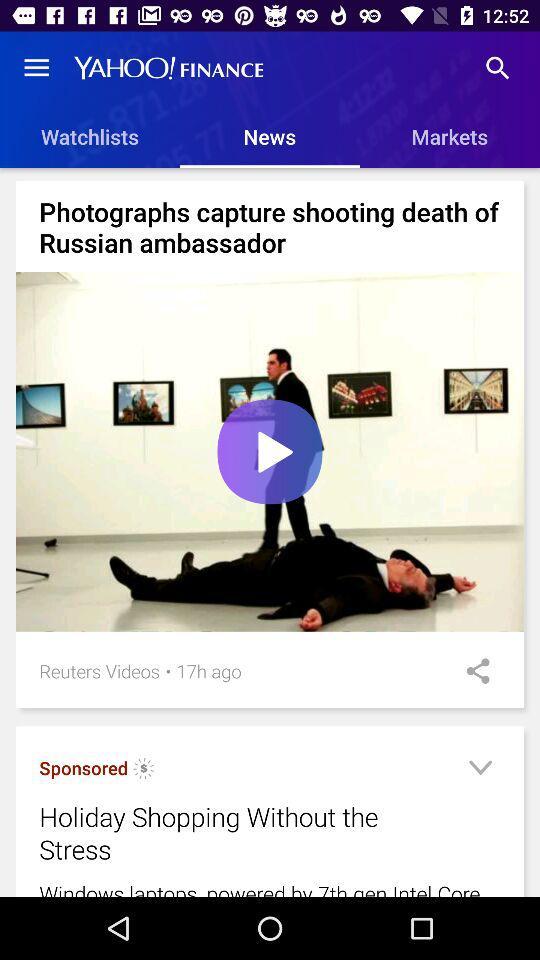  What do you see at coordinates (36, 68) in the screenshot?
I see `icon above watchlists` at bounding box center [36, 68].